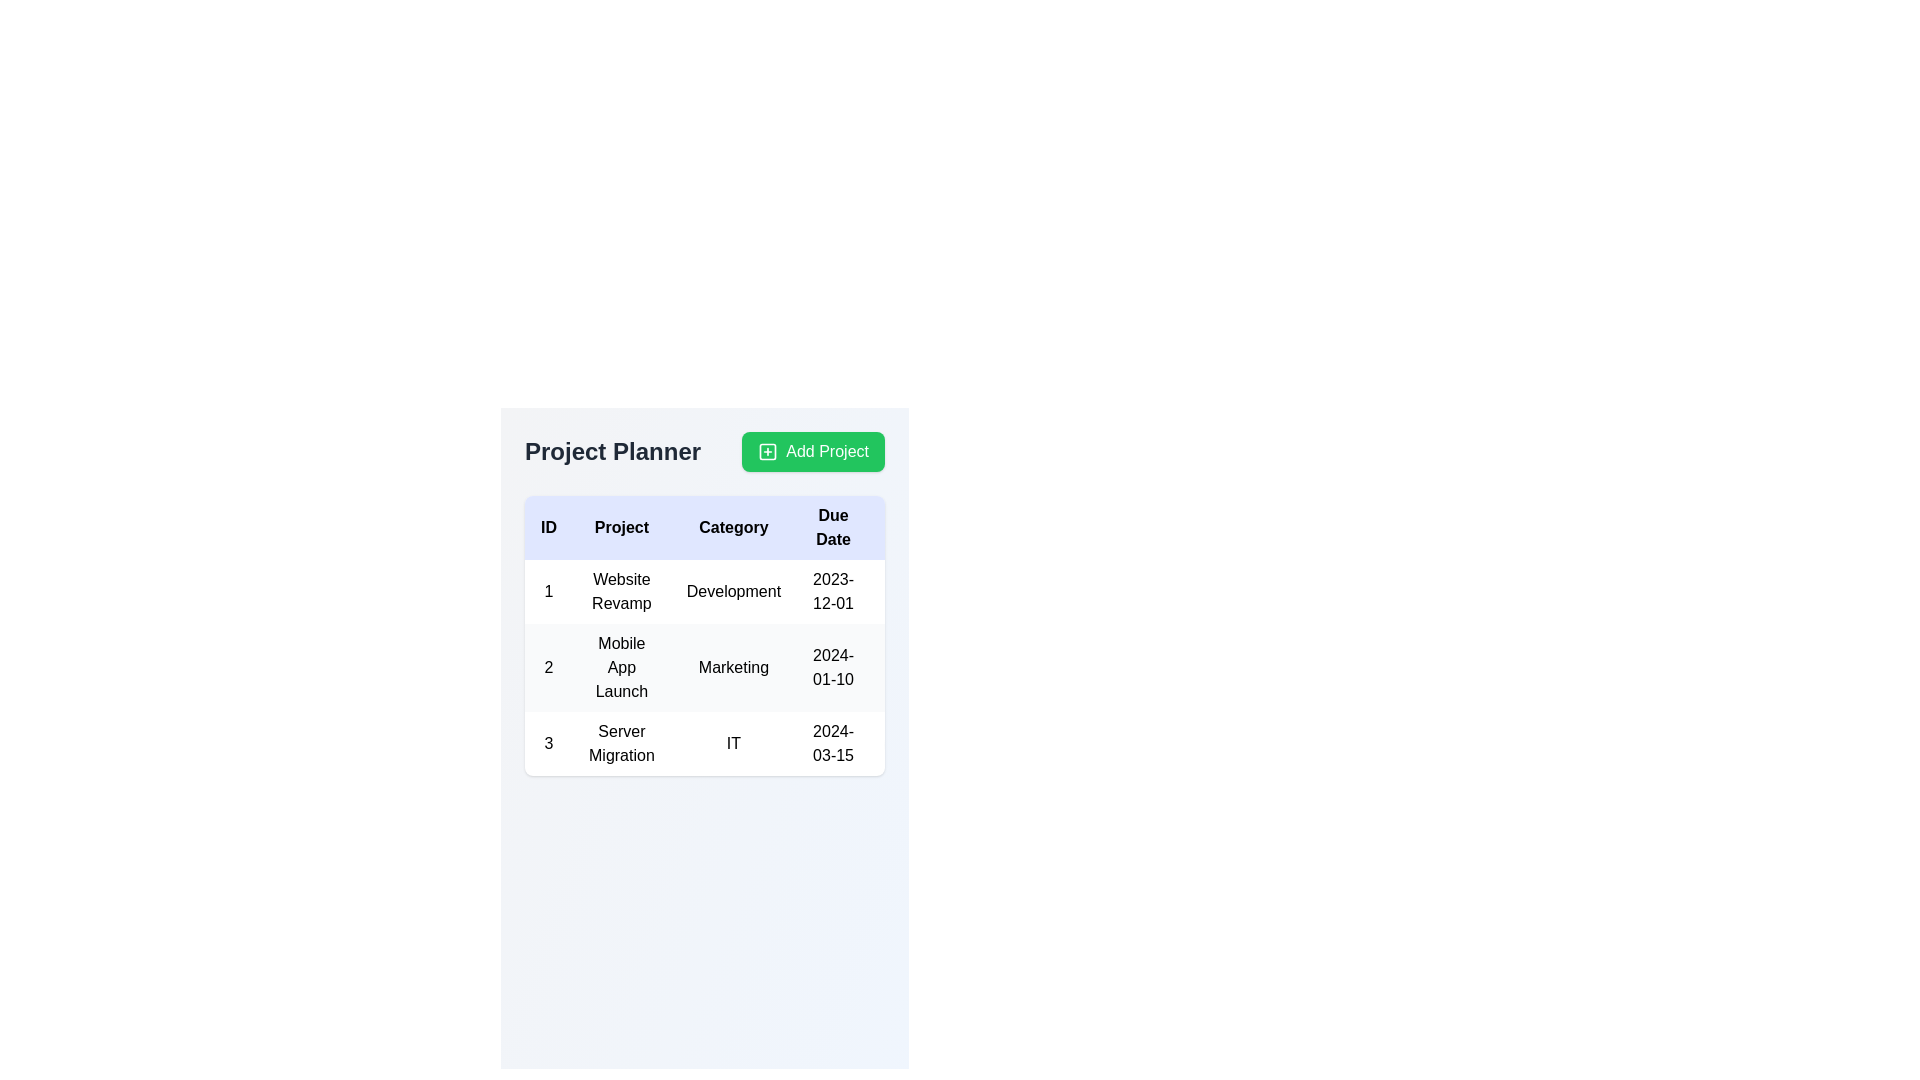  What do you see at coordinates (733, 744) in the screenshot?
I see `the text label displaying 'IT' located in the 'Category' column of the third row of the table` at bounding box center [733, 744].